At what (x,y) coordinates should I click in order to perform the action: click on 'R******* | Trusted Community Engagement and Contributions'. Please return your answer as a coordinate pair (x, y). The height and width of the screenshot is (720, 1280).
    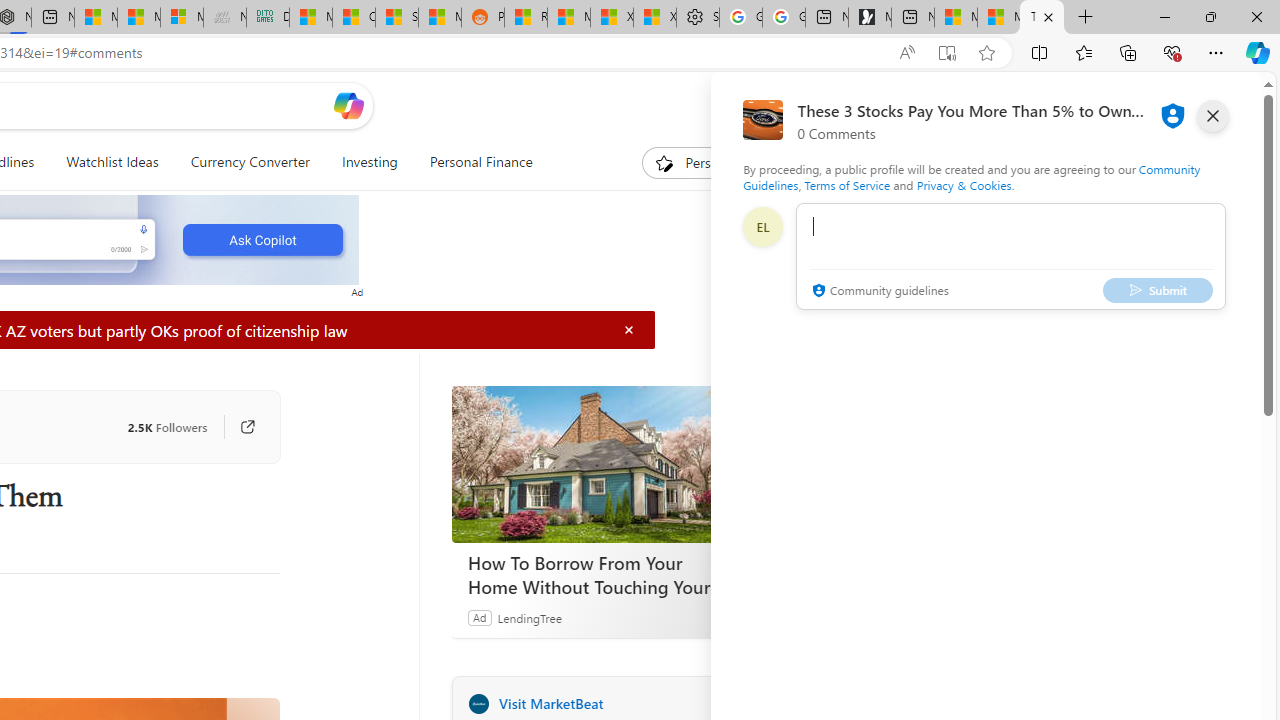
    Looking at the image, I should click on (526, 17).